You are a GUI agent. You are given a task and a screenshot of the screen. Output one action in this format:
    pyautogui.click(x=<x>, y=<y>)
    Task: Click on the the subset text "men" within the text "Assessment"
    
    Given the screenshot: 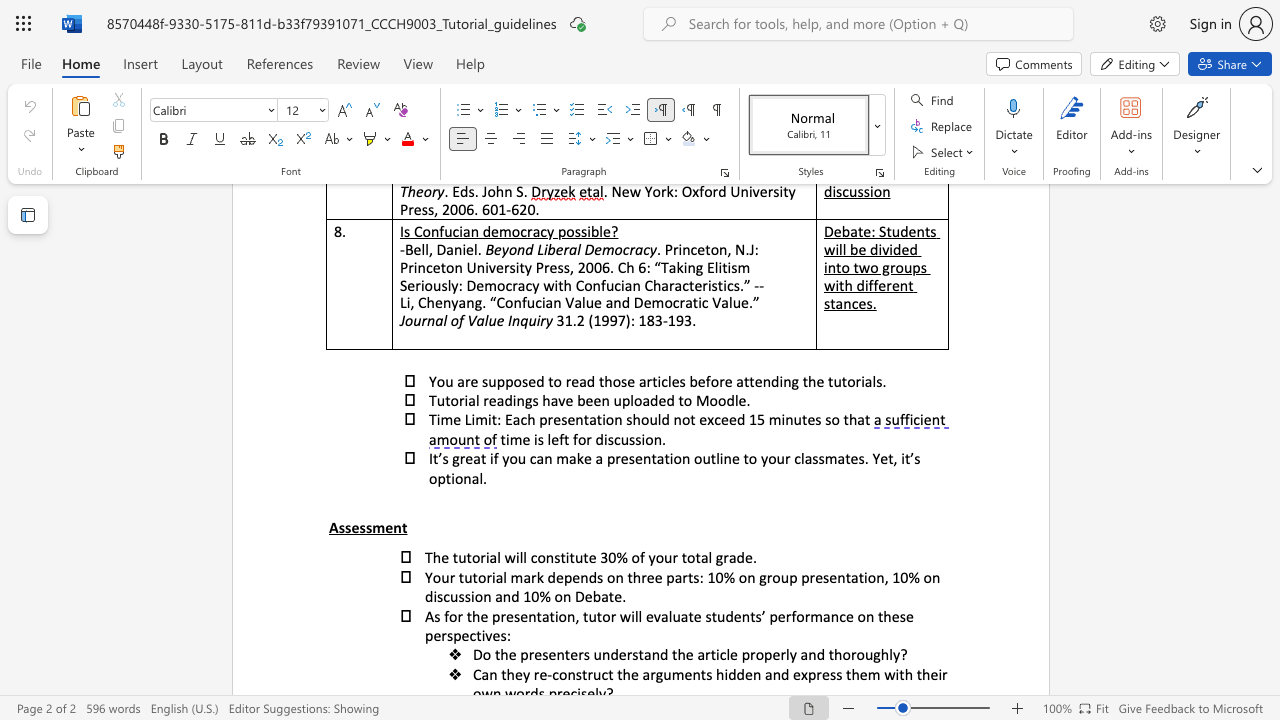 What is the action you would take?
    pyautogui.click(x=372, y=526)
    